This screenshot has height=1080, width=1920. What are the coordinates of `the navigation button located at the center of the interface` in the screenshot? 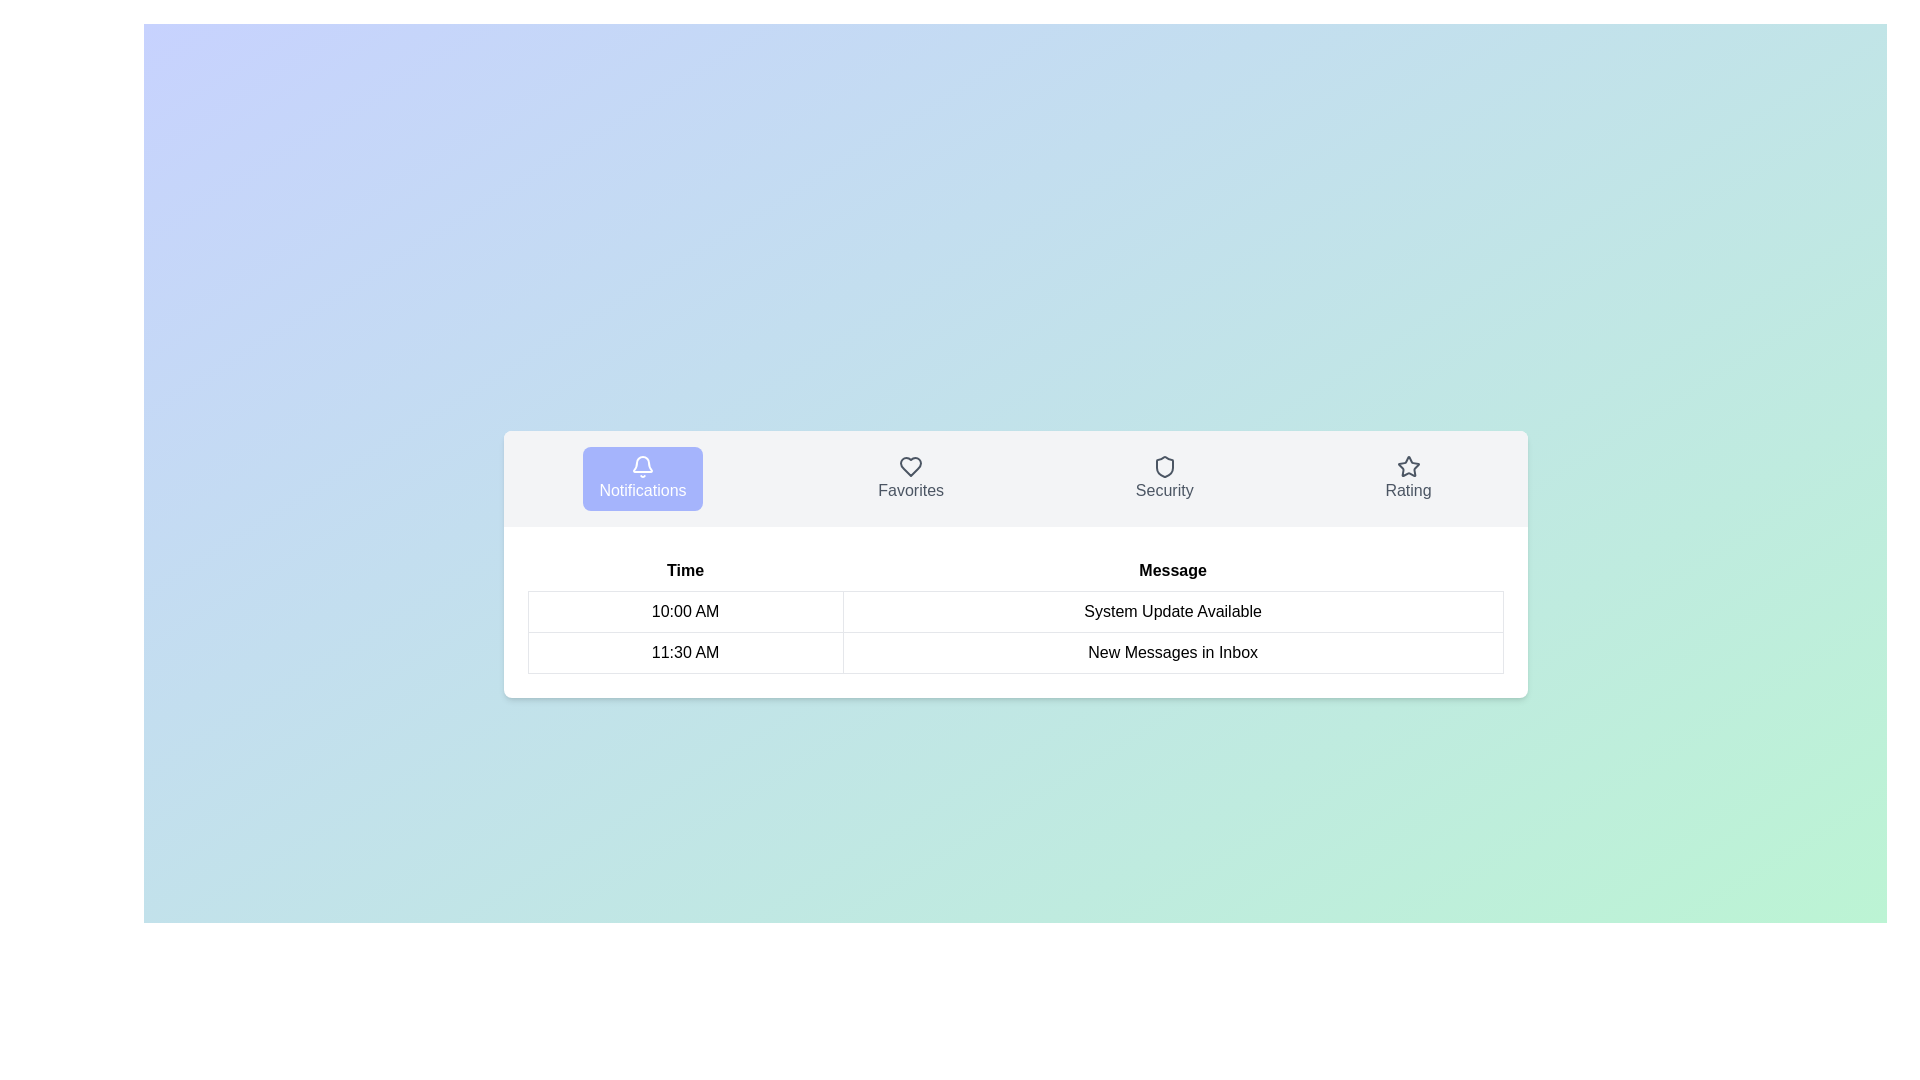 It's located at (643, 478).